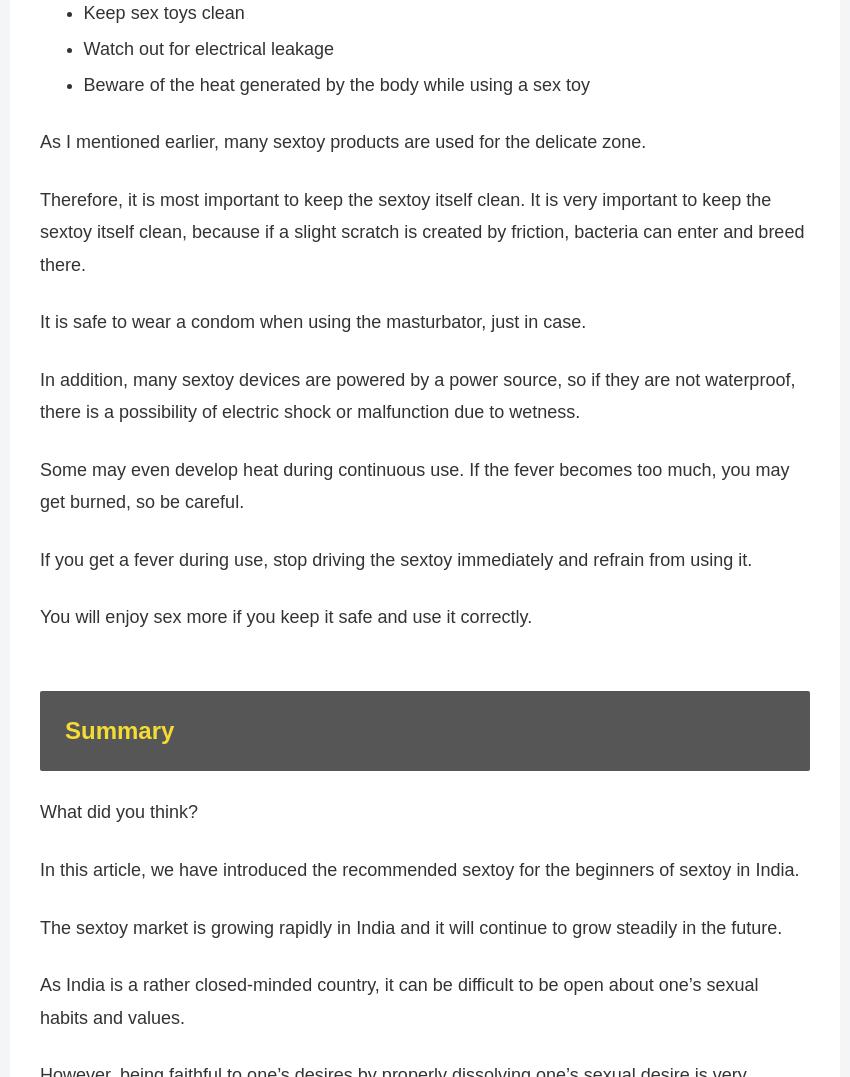 Image resolution: width=850 pixels, height=1077 pixels. Describe the element at coordinates (163, 20) in the screenshot. I see `'Keep sex toys clean'` at that location.